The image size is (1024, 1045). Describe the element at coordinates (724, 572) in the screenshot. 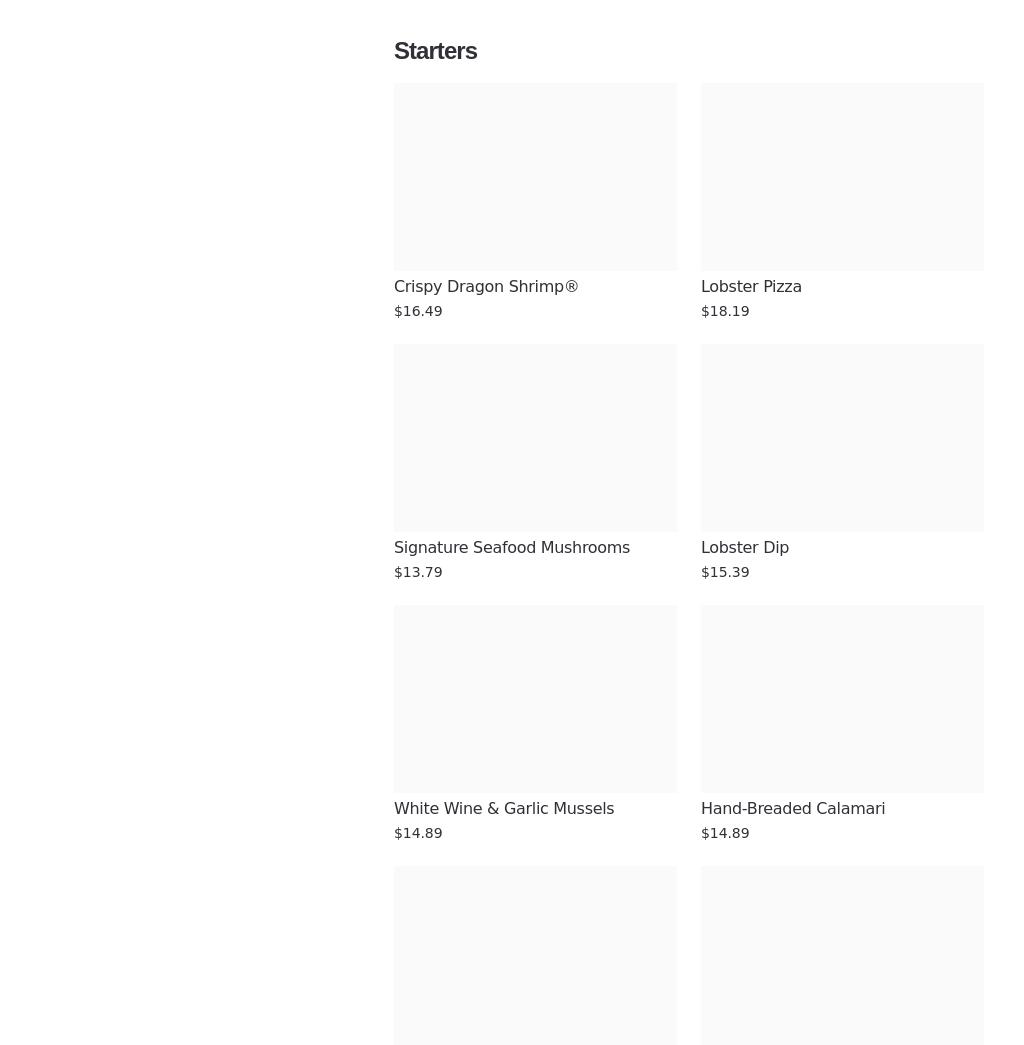

I see `'$15.39'` at that location.